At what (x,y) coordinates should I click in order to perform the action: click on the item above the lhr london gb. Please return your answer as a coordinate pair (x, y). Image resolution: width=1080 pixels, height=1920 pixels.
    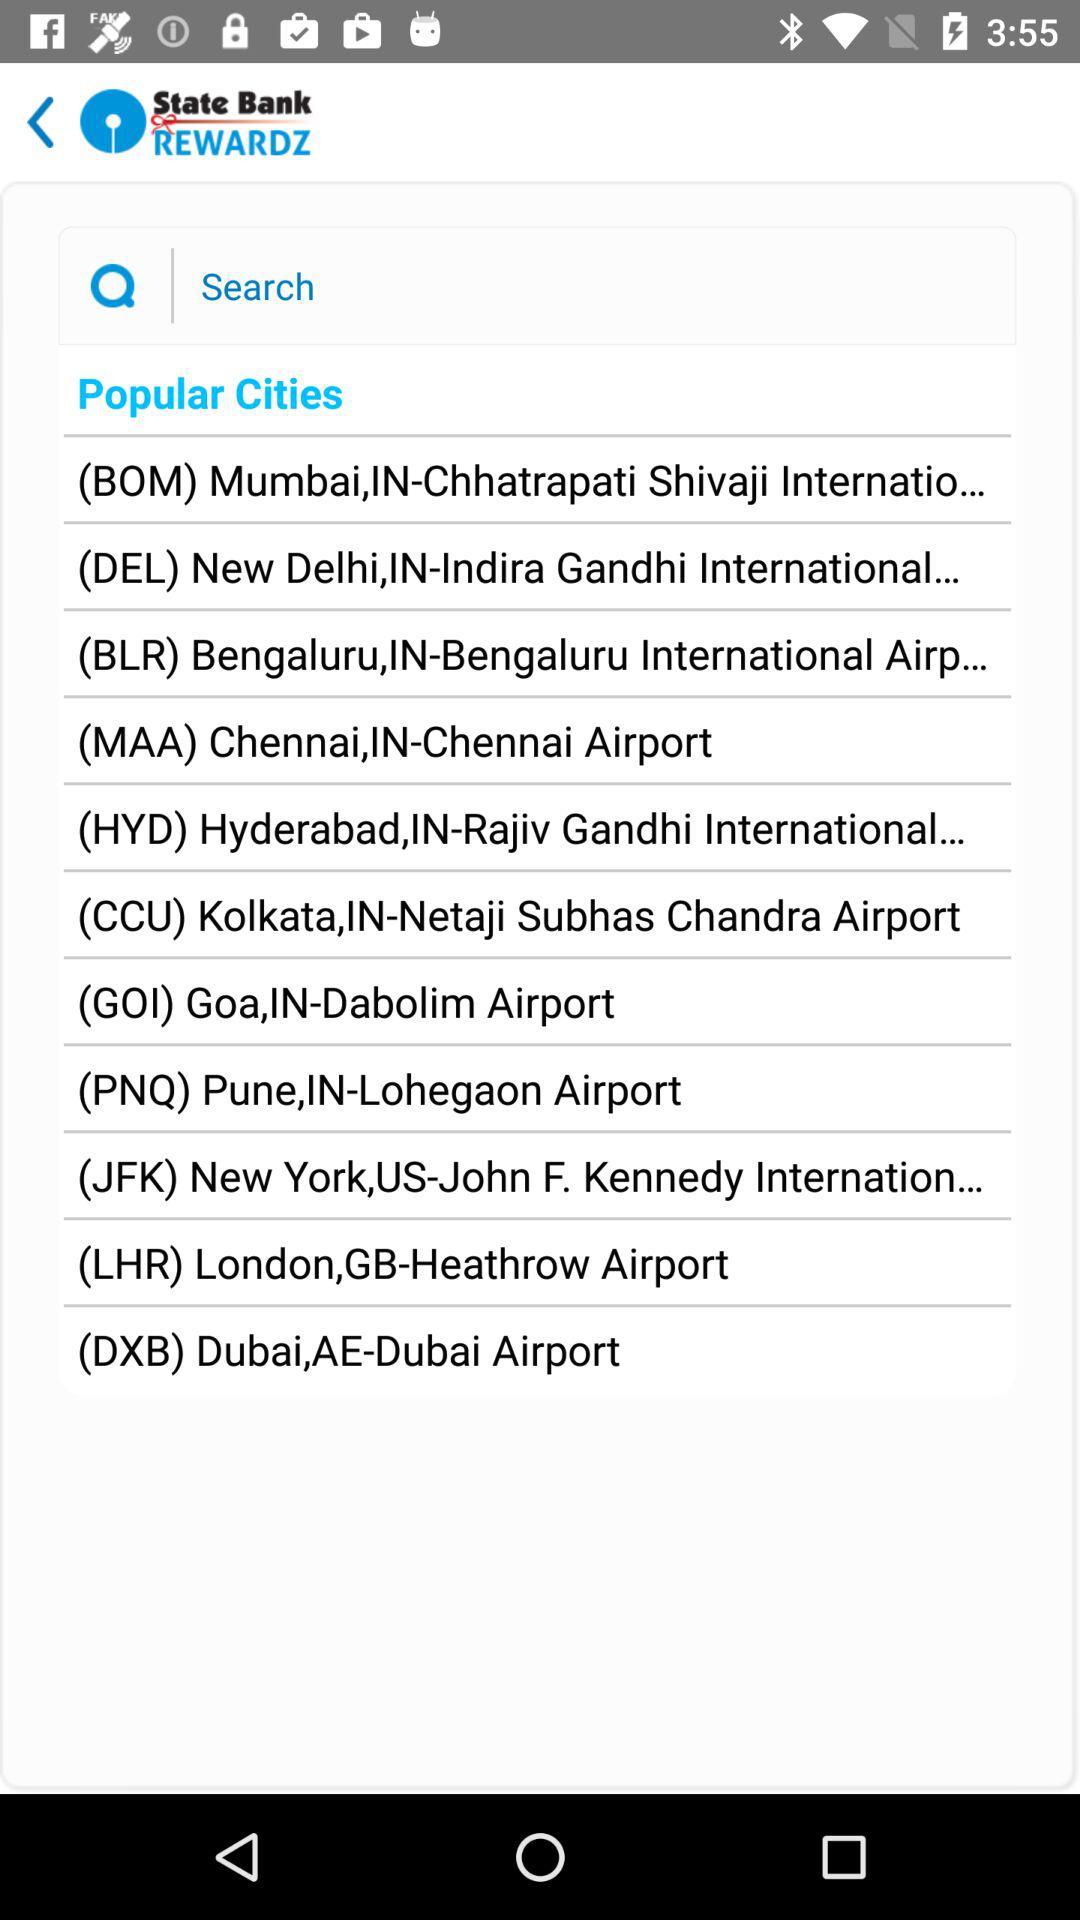
    Looking at the image, I should click on (536, 1175).